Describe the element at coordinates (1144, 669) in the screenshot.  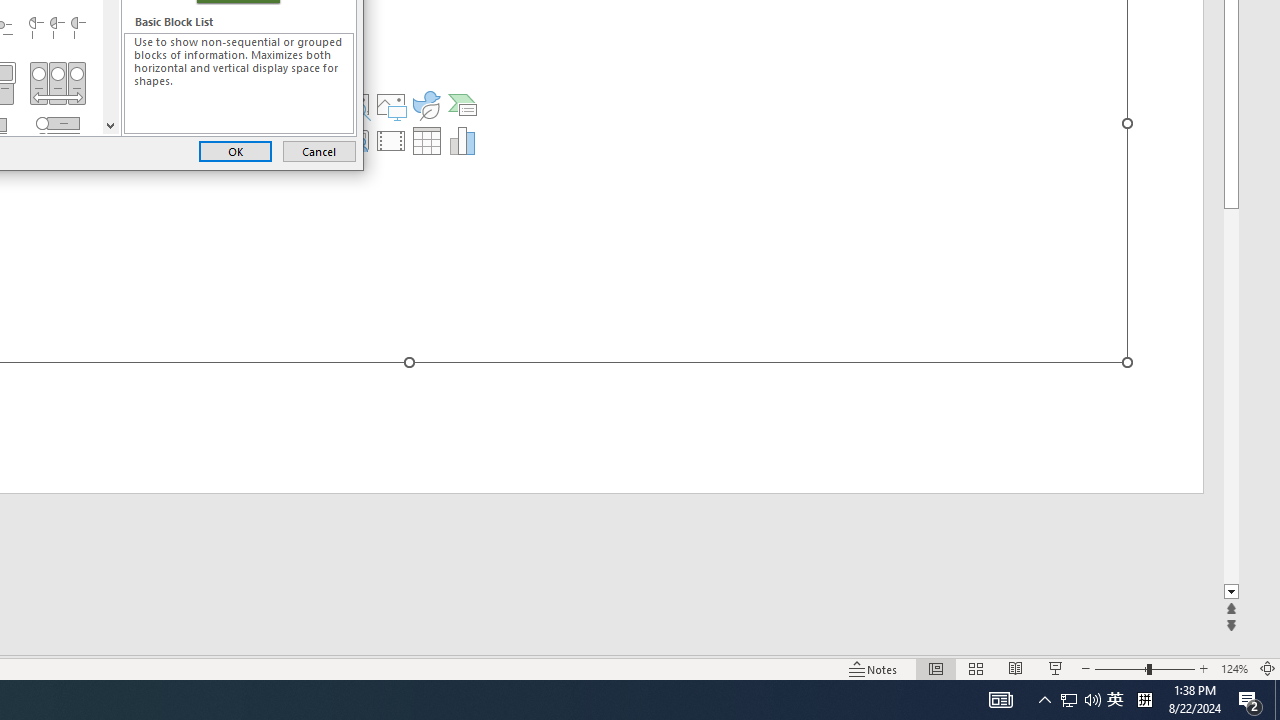
I see `'Zoom'` at that location.